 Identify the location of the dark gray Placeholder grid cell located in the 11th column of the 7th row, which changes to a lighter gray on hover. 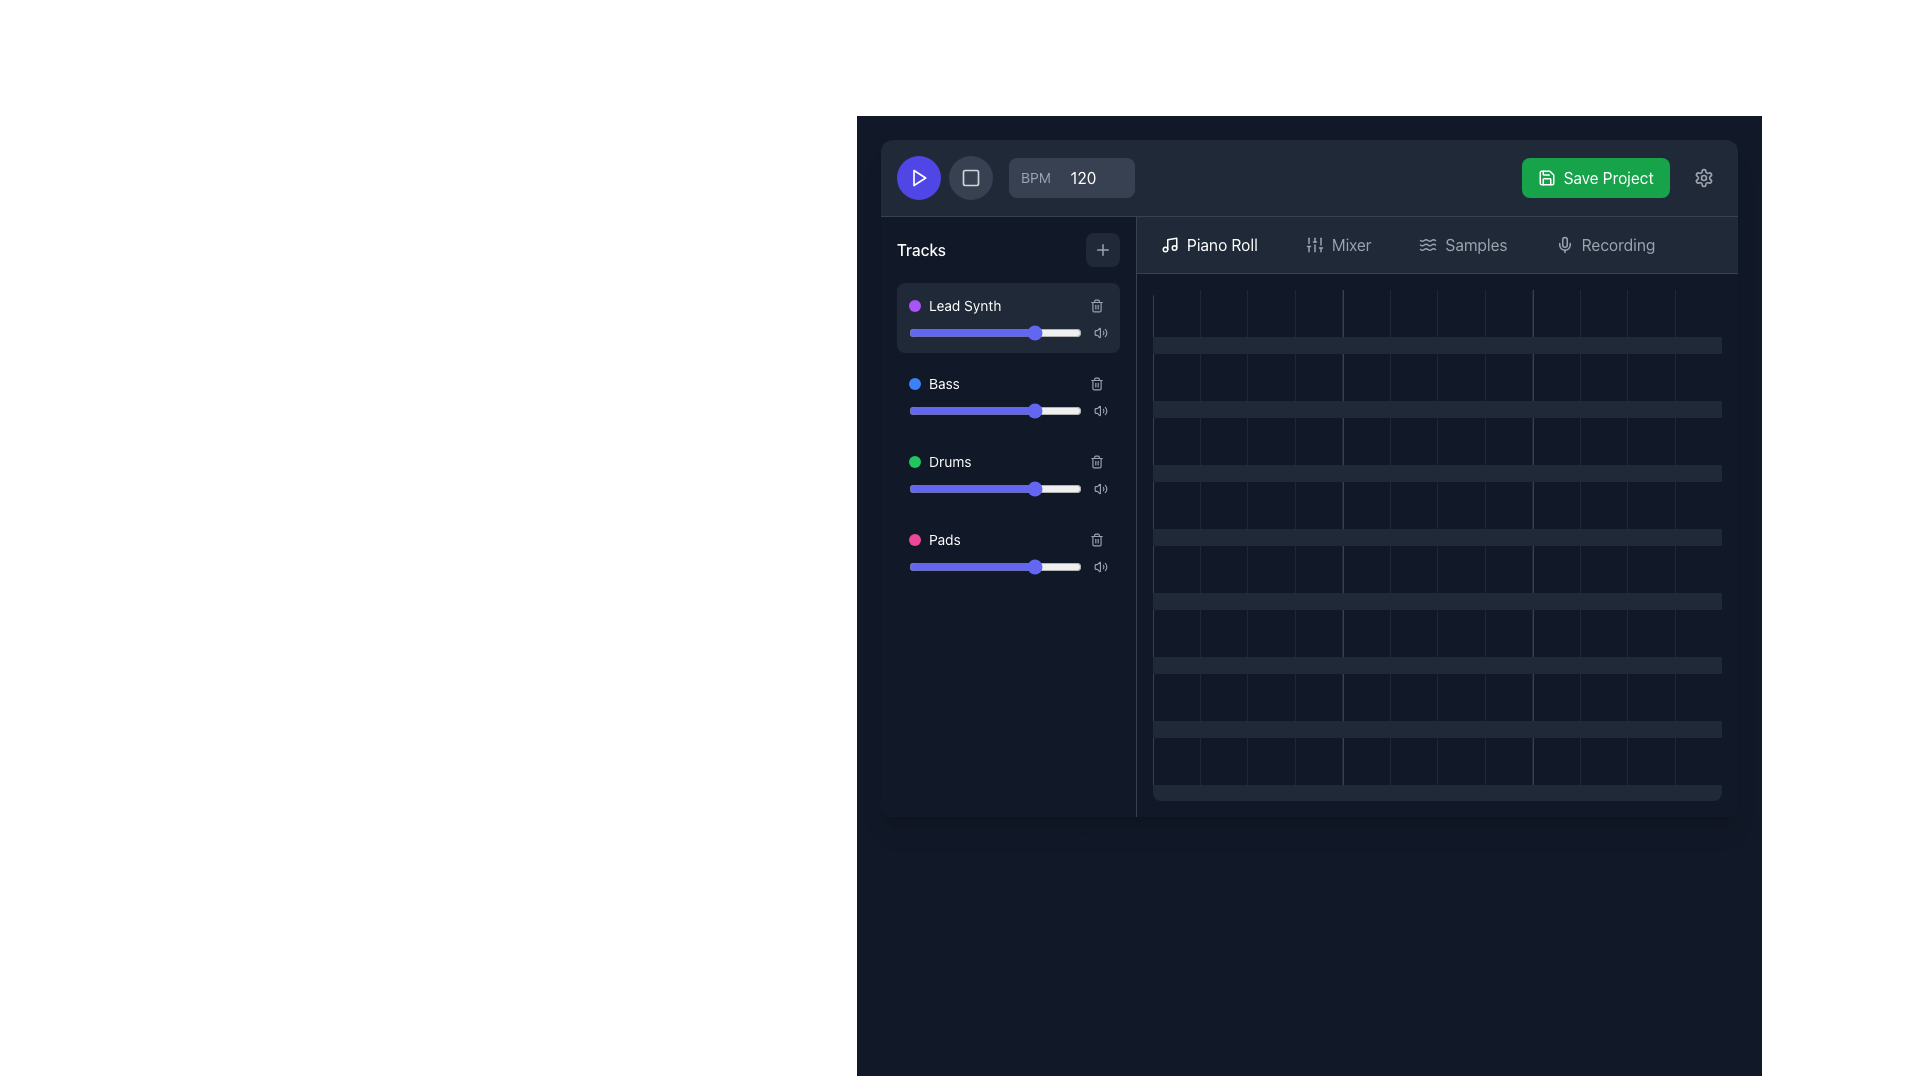
(1651, 633).